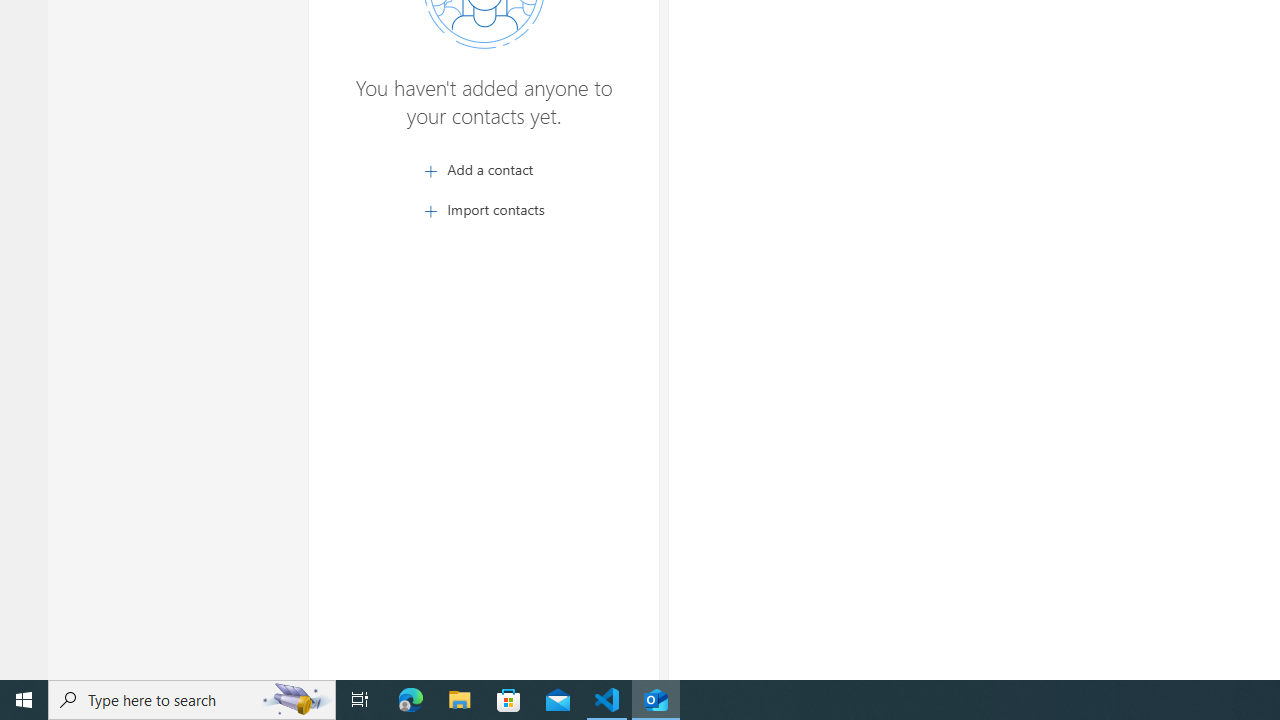  I want to click on 'Import contacts', so click(483, 209).